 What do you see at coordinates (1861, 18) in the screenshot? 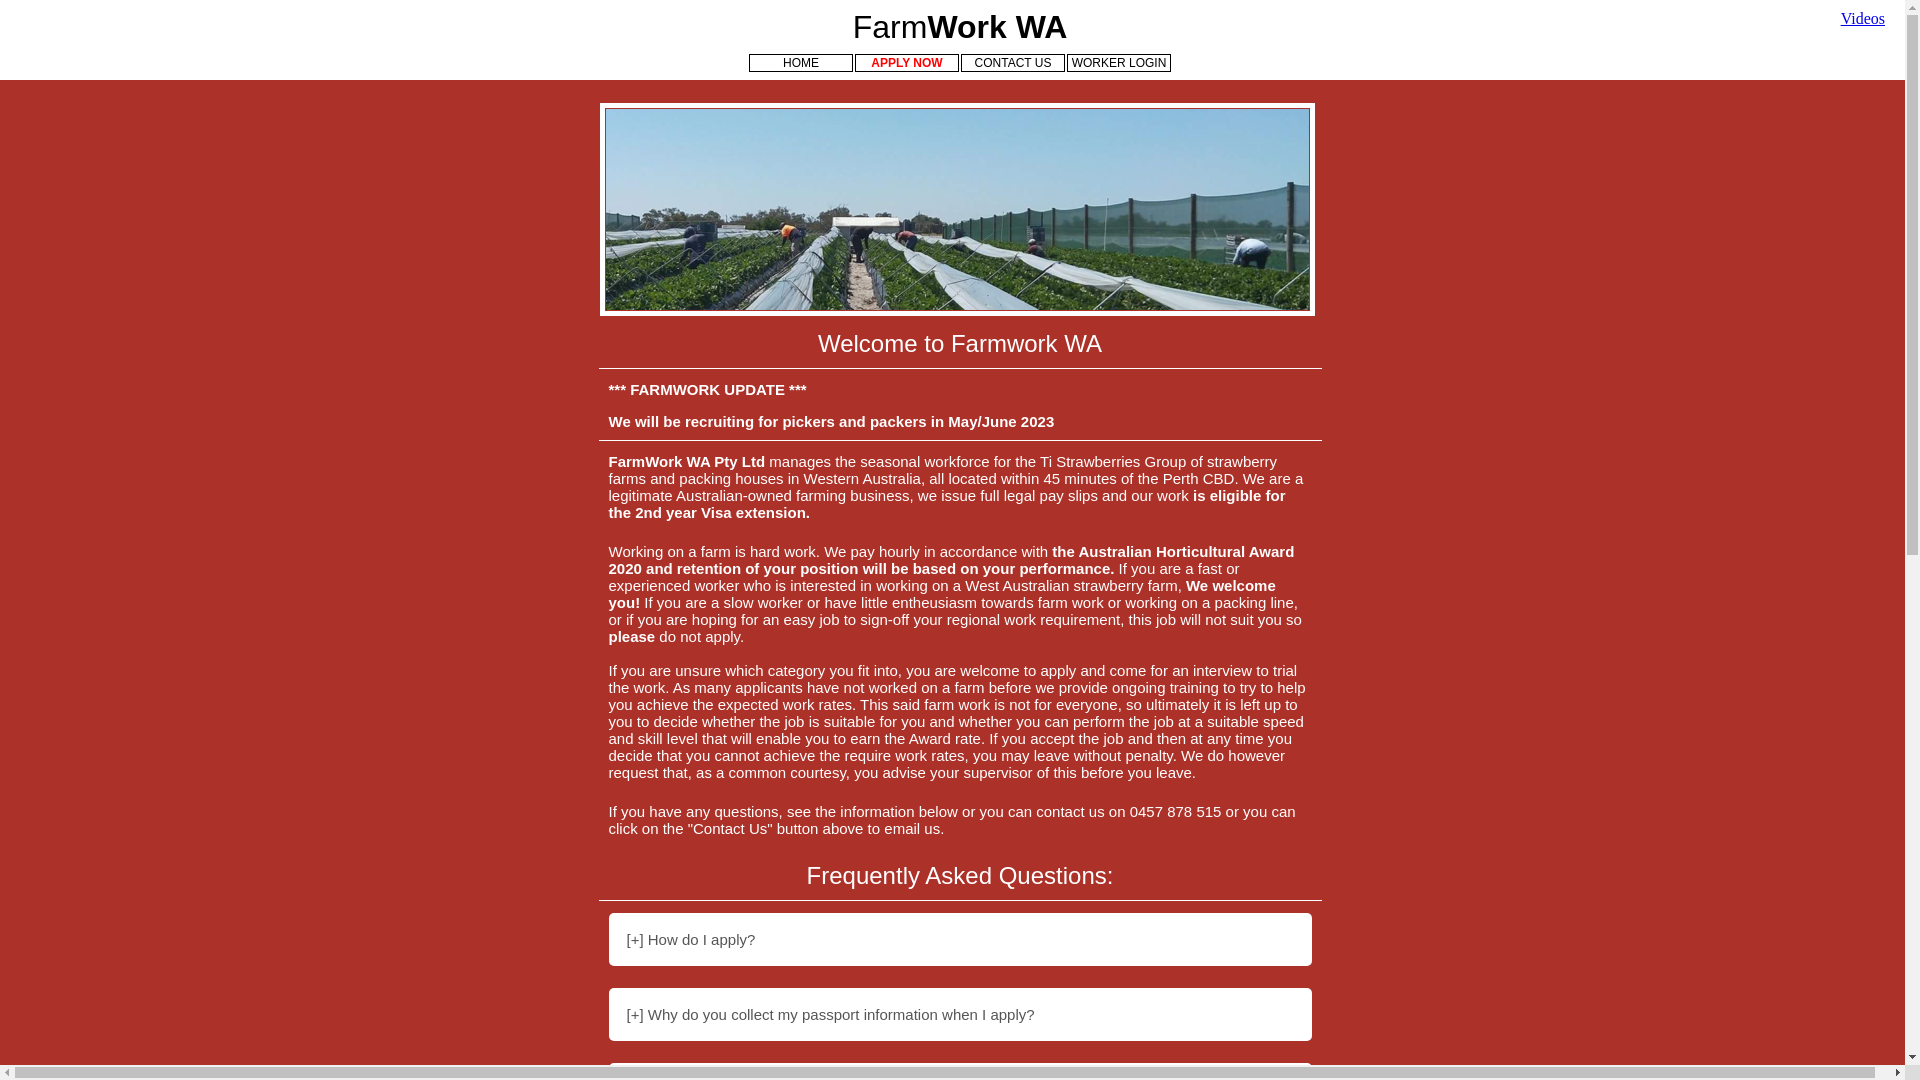
I see `'Videos'` at bounding box center [1861, 18].